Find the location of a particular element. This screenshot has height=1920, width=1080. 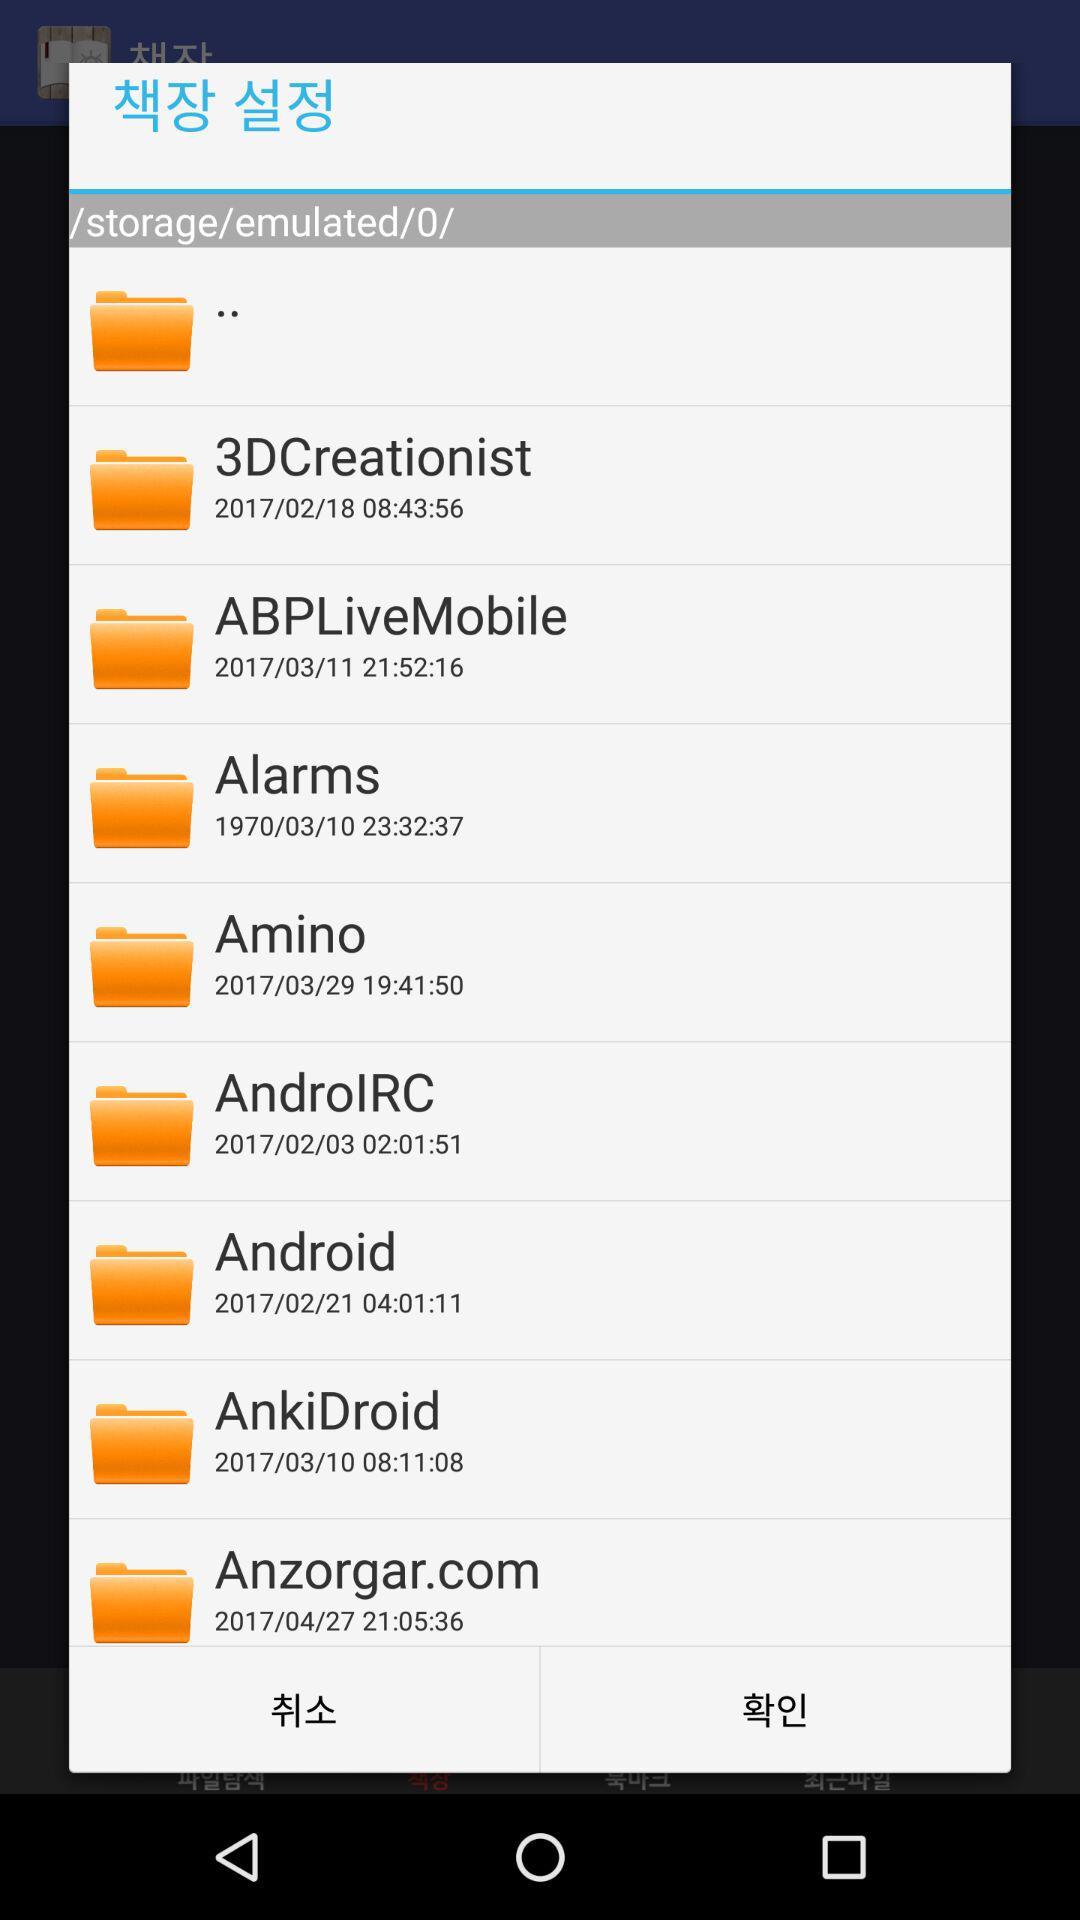

amino is located at coordinates (598, 930).